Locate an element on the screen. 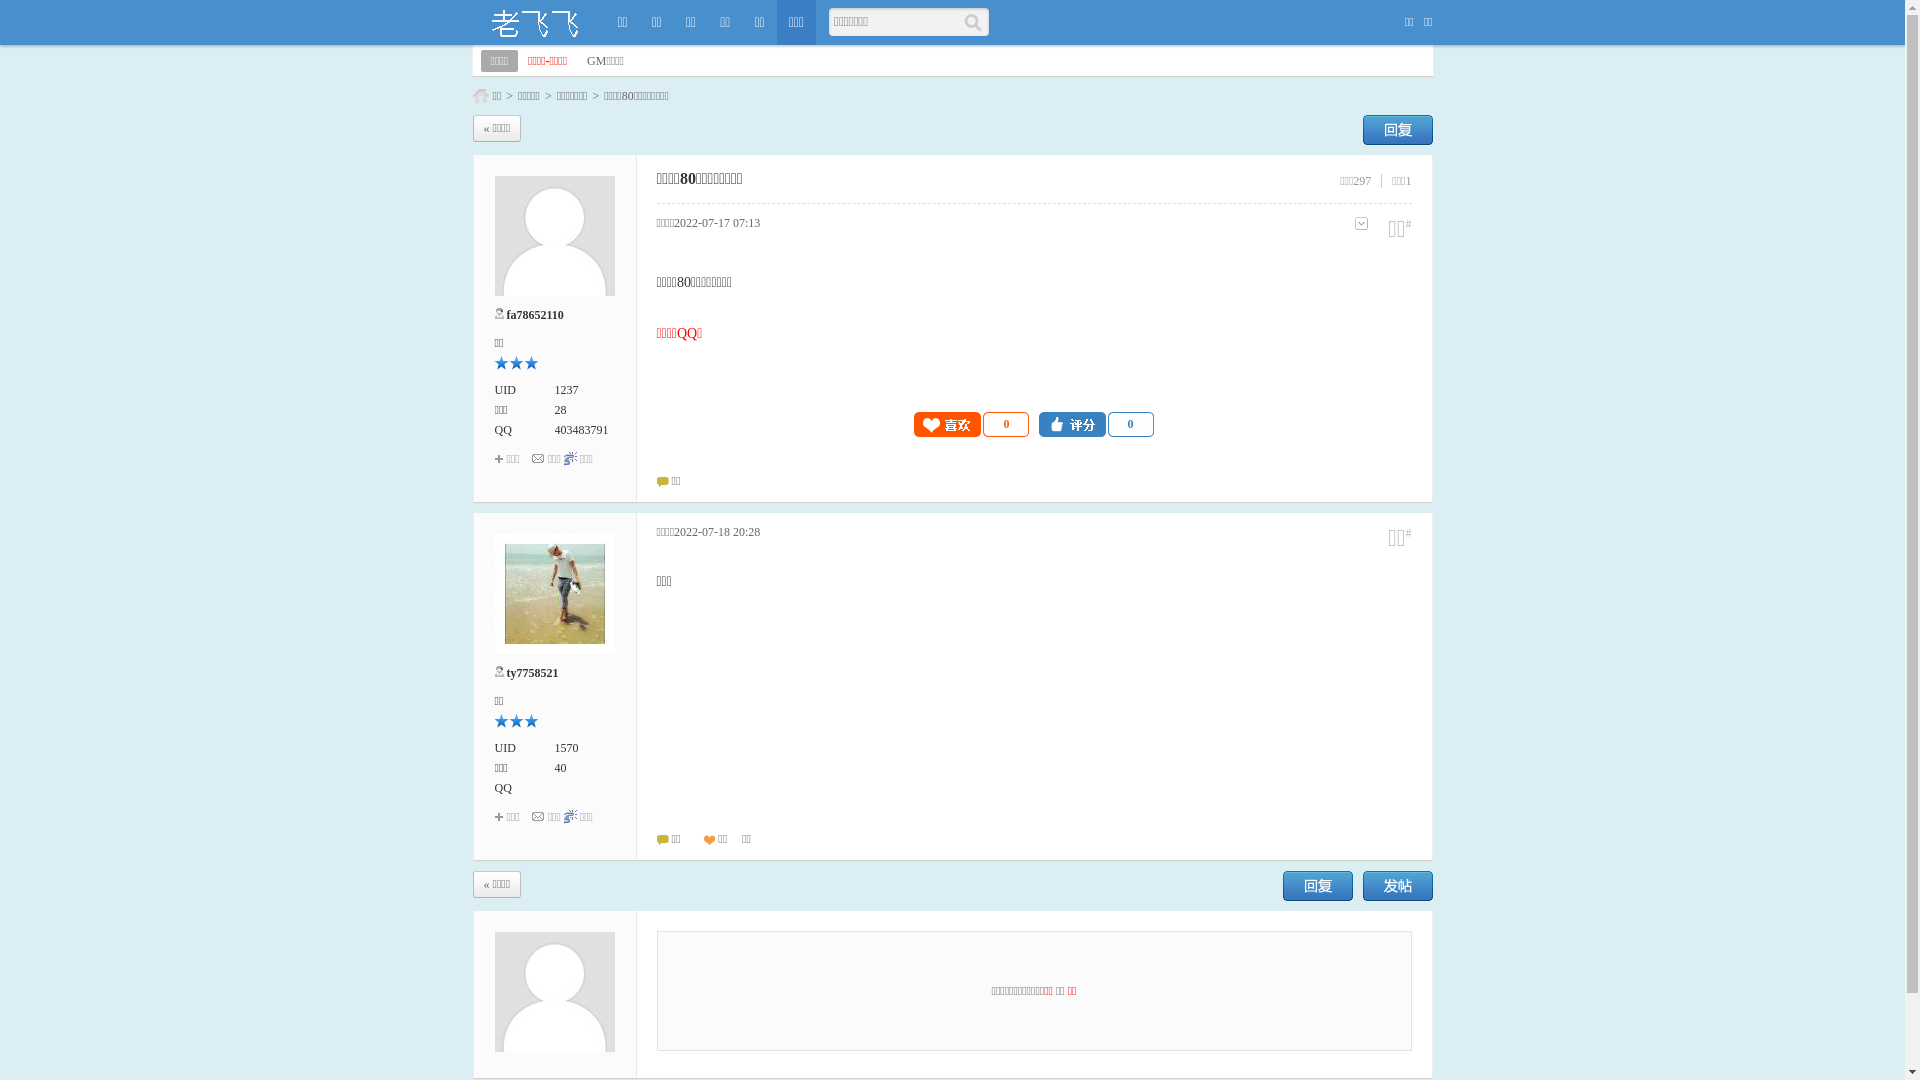 The image size is (1920, 1080). 'ty7758521' is located at coordinates (532, 672).